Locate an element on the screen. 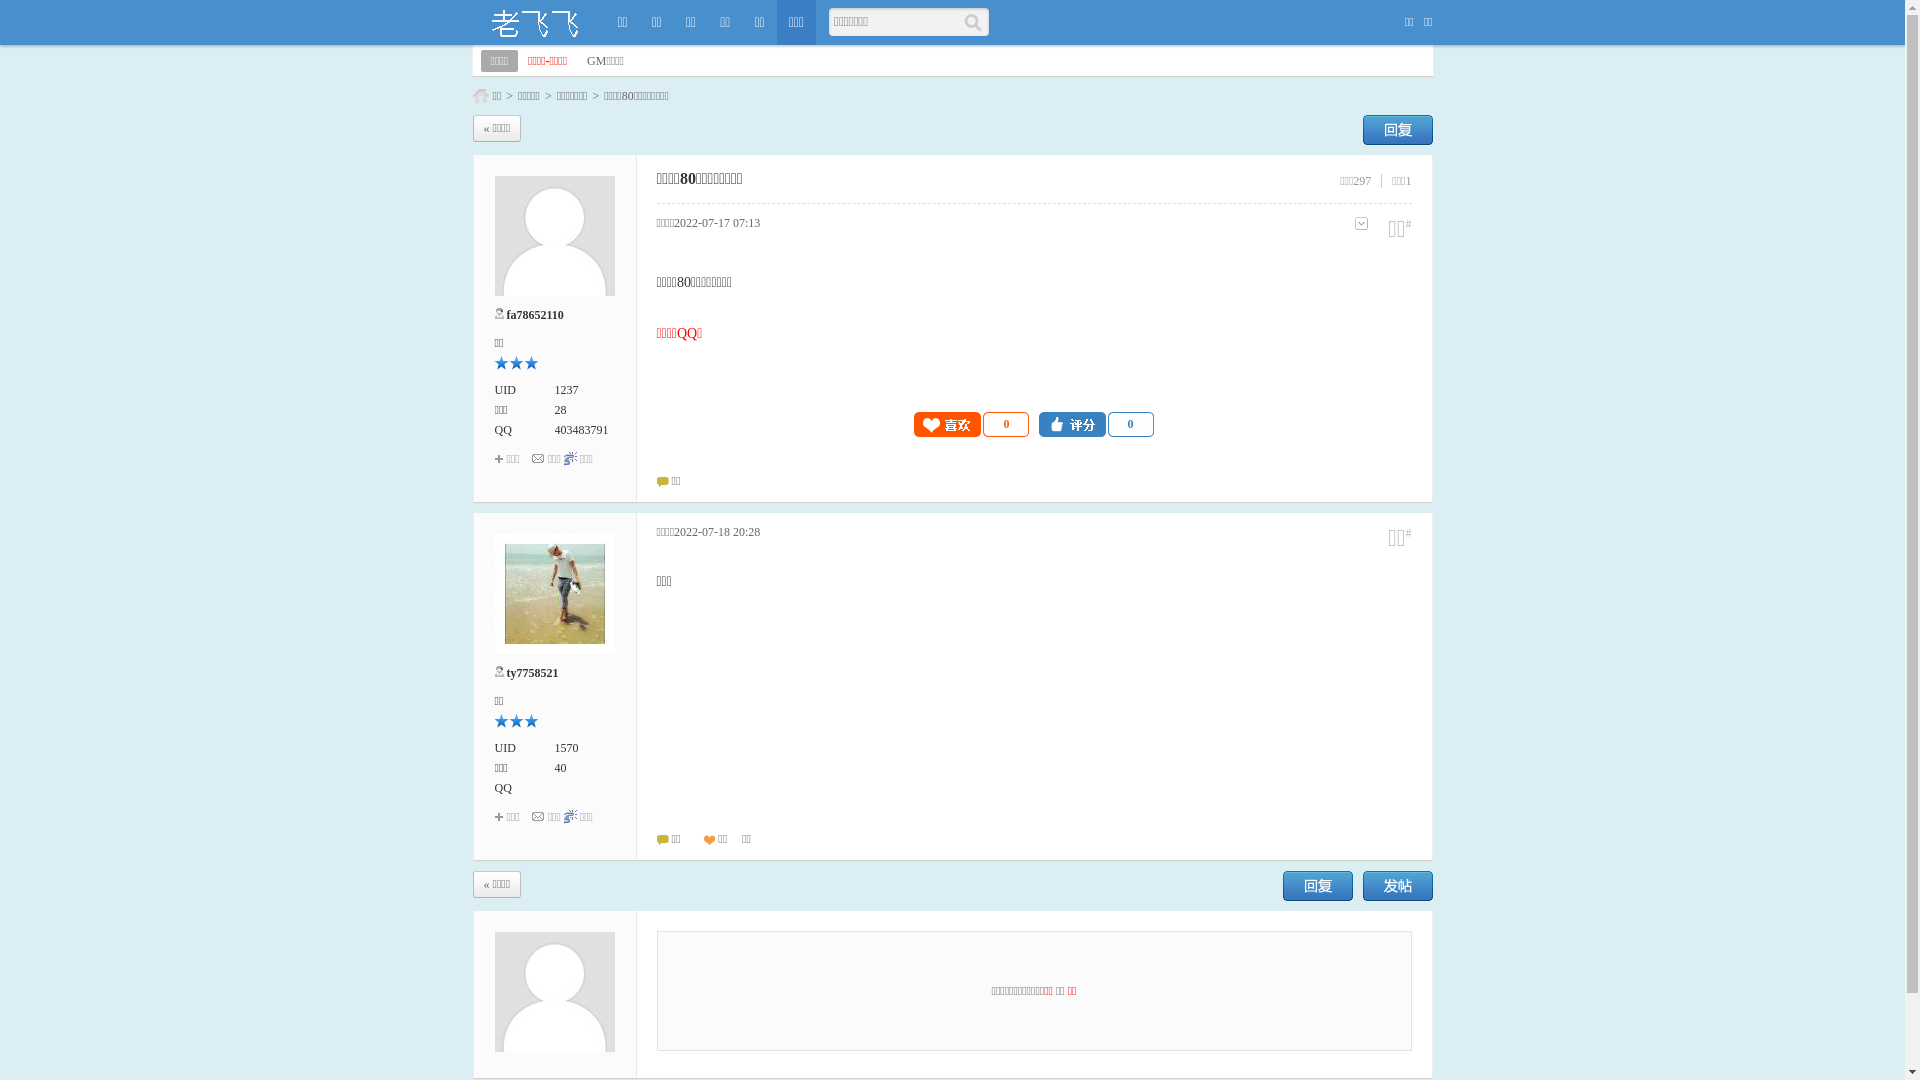 The image size is (1920, 1080). 'ty7758521' is located at coordinates (532, 672).